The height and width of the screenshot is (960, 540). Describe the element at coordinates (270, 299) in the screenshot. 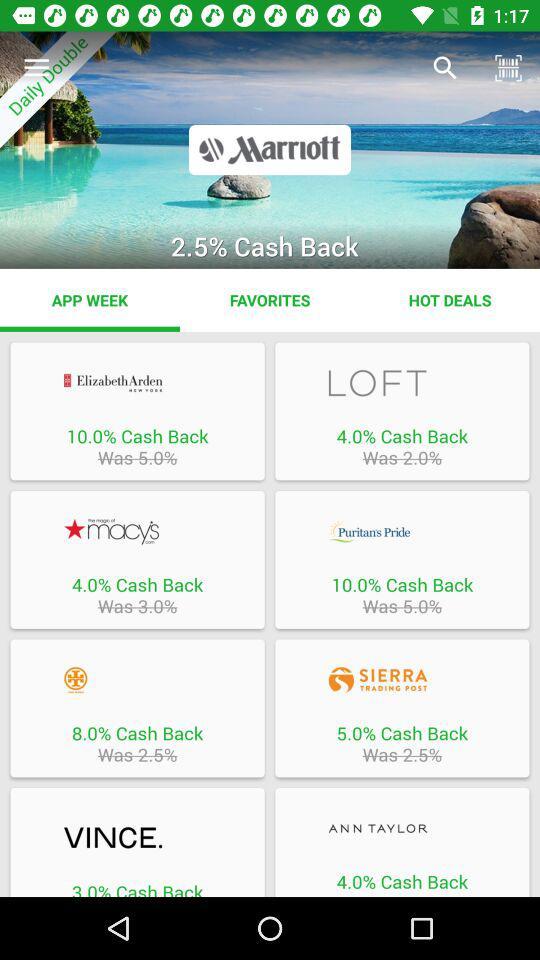

I see `the favorites icon` at that location.